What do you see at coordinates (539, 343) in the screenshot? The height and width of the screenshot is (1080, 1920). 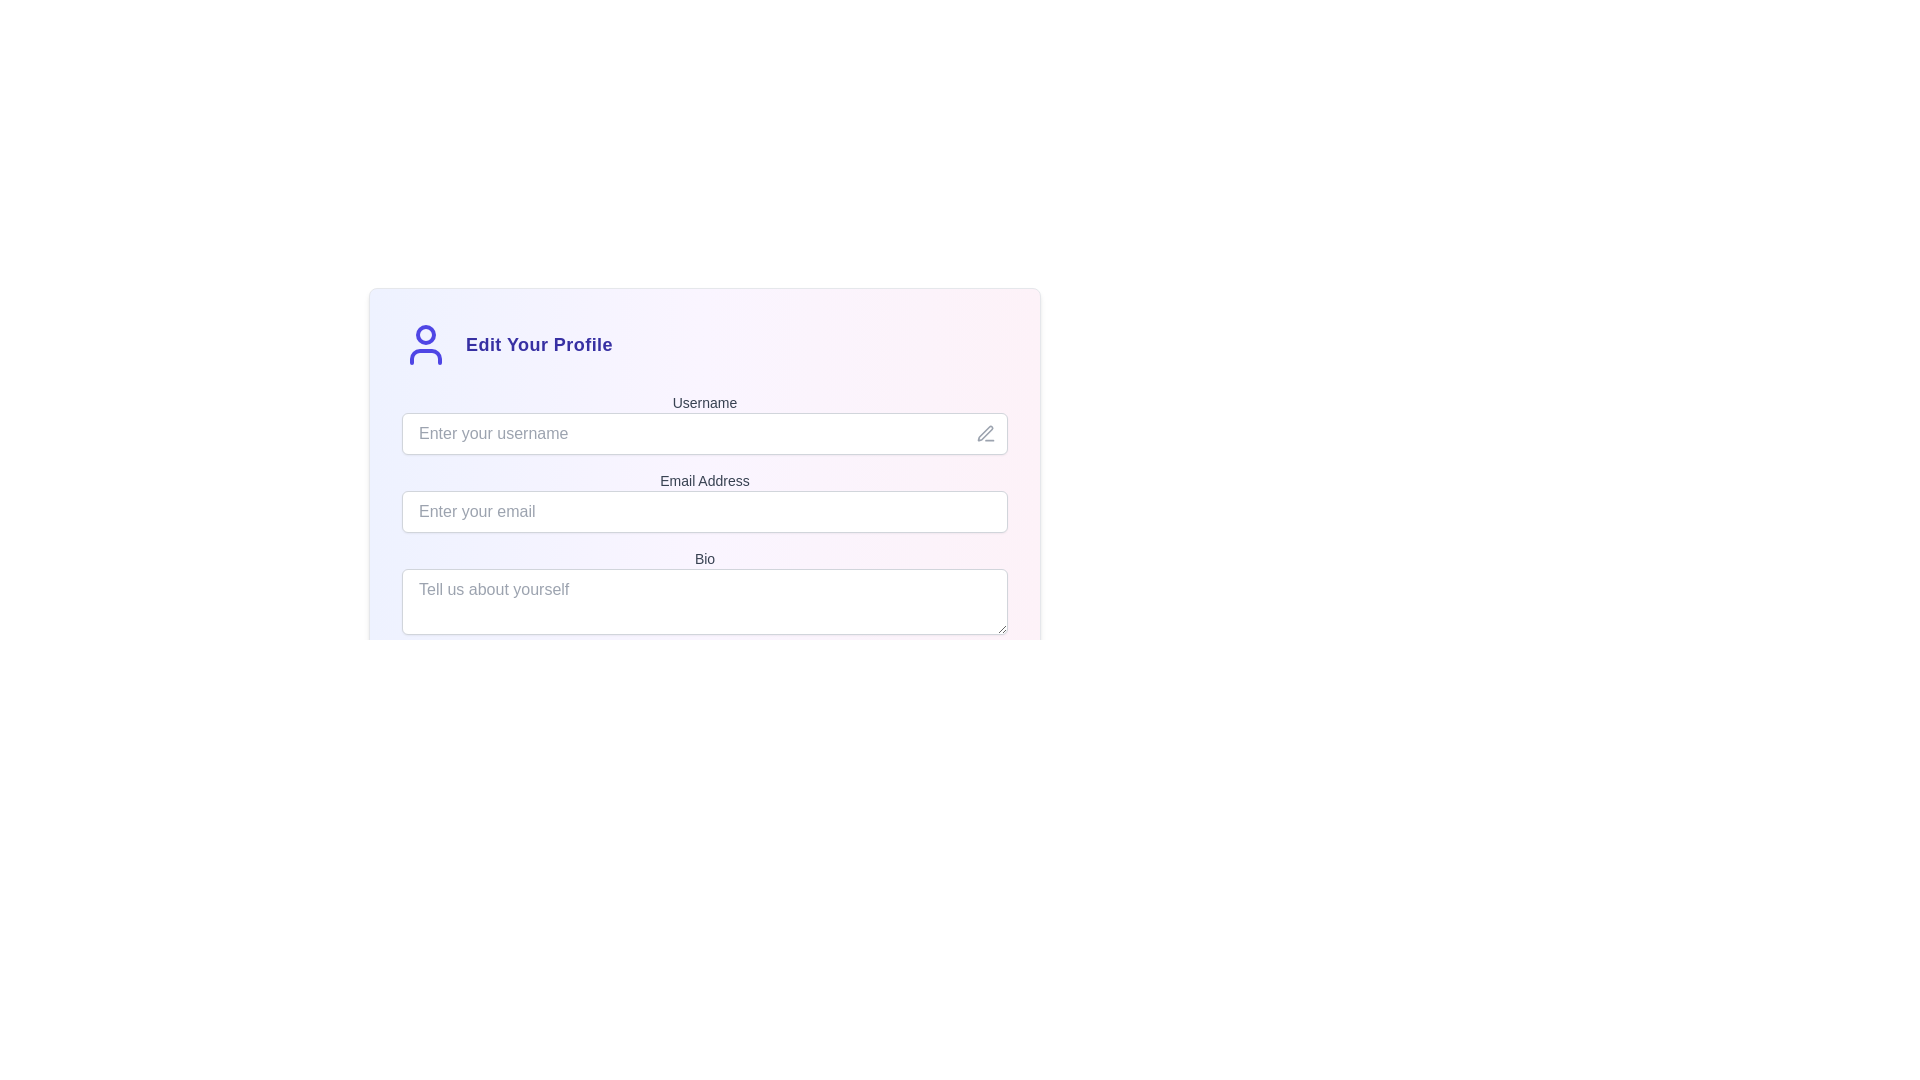 I see `the 'Edit Your Profile' label, which is a bold, indigo-colored text element located on the upper left side of the form interface, adjacent to a user profile icon` at bounding box center [539, 343].